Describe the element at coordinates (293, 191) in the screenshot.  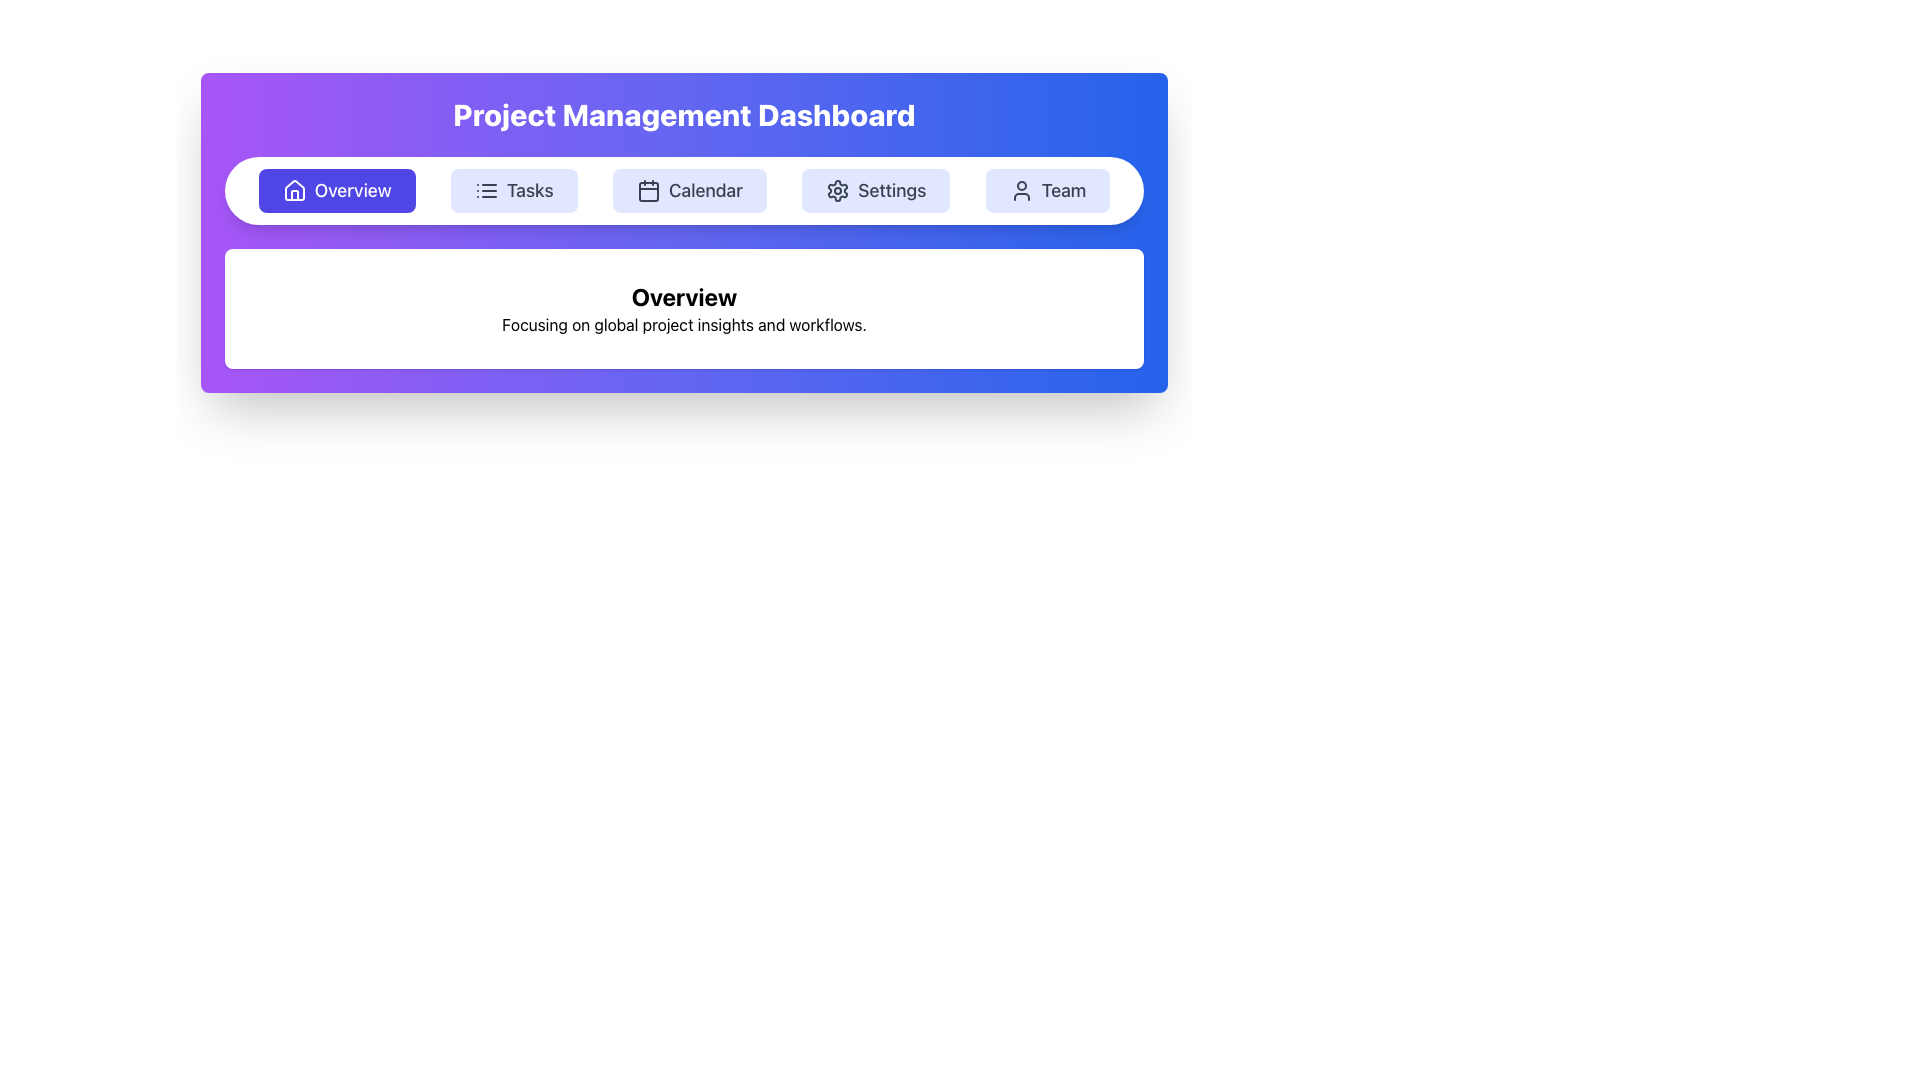
I see `the 'Overview' icon located within the first button in the navigation bar at the top left corner of the interface` at that location.